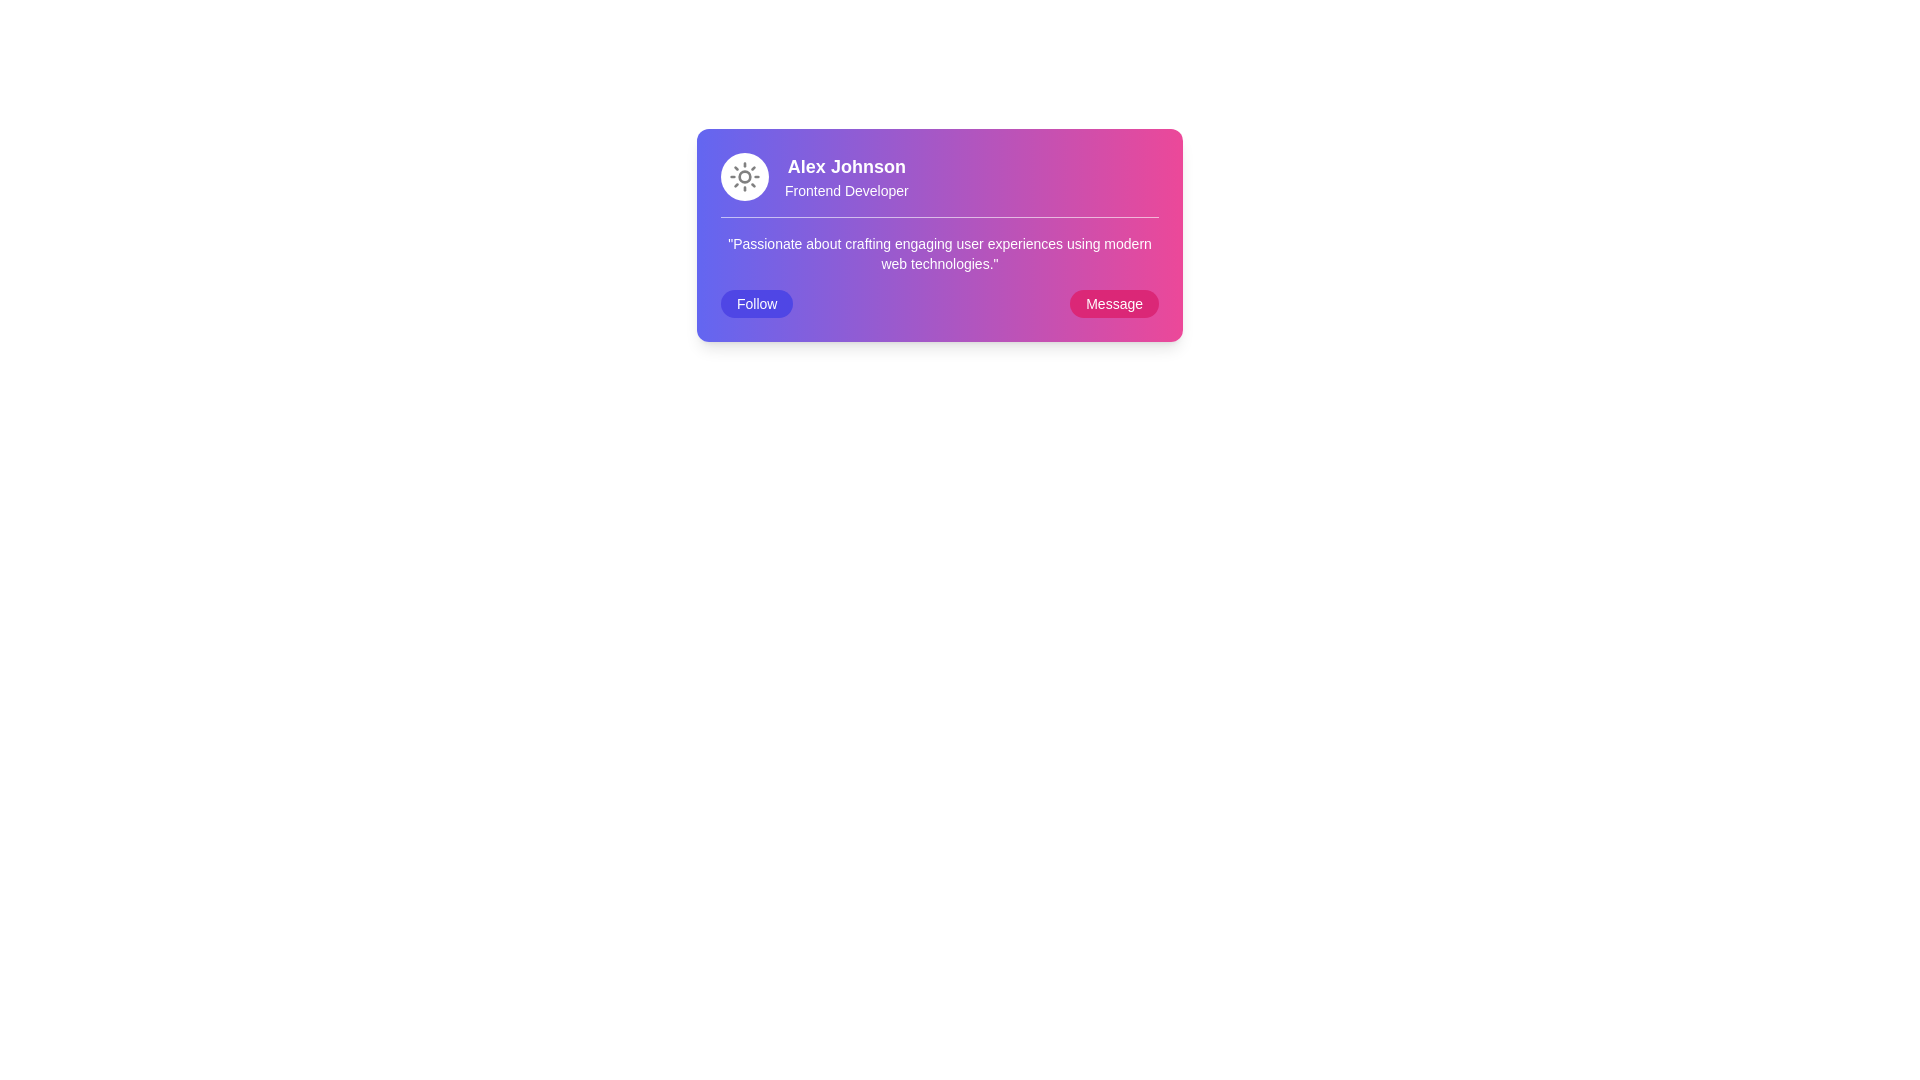  Describe the element at coordinates (756, 304) in the screenshot. I see `the 'Follow' button, which is a rounded rectangular button with a dark indigo background and white text, located in the bottom-left corner of the card component` at that location.